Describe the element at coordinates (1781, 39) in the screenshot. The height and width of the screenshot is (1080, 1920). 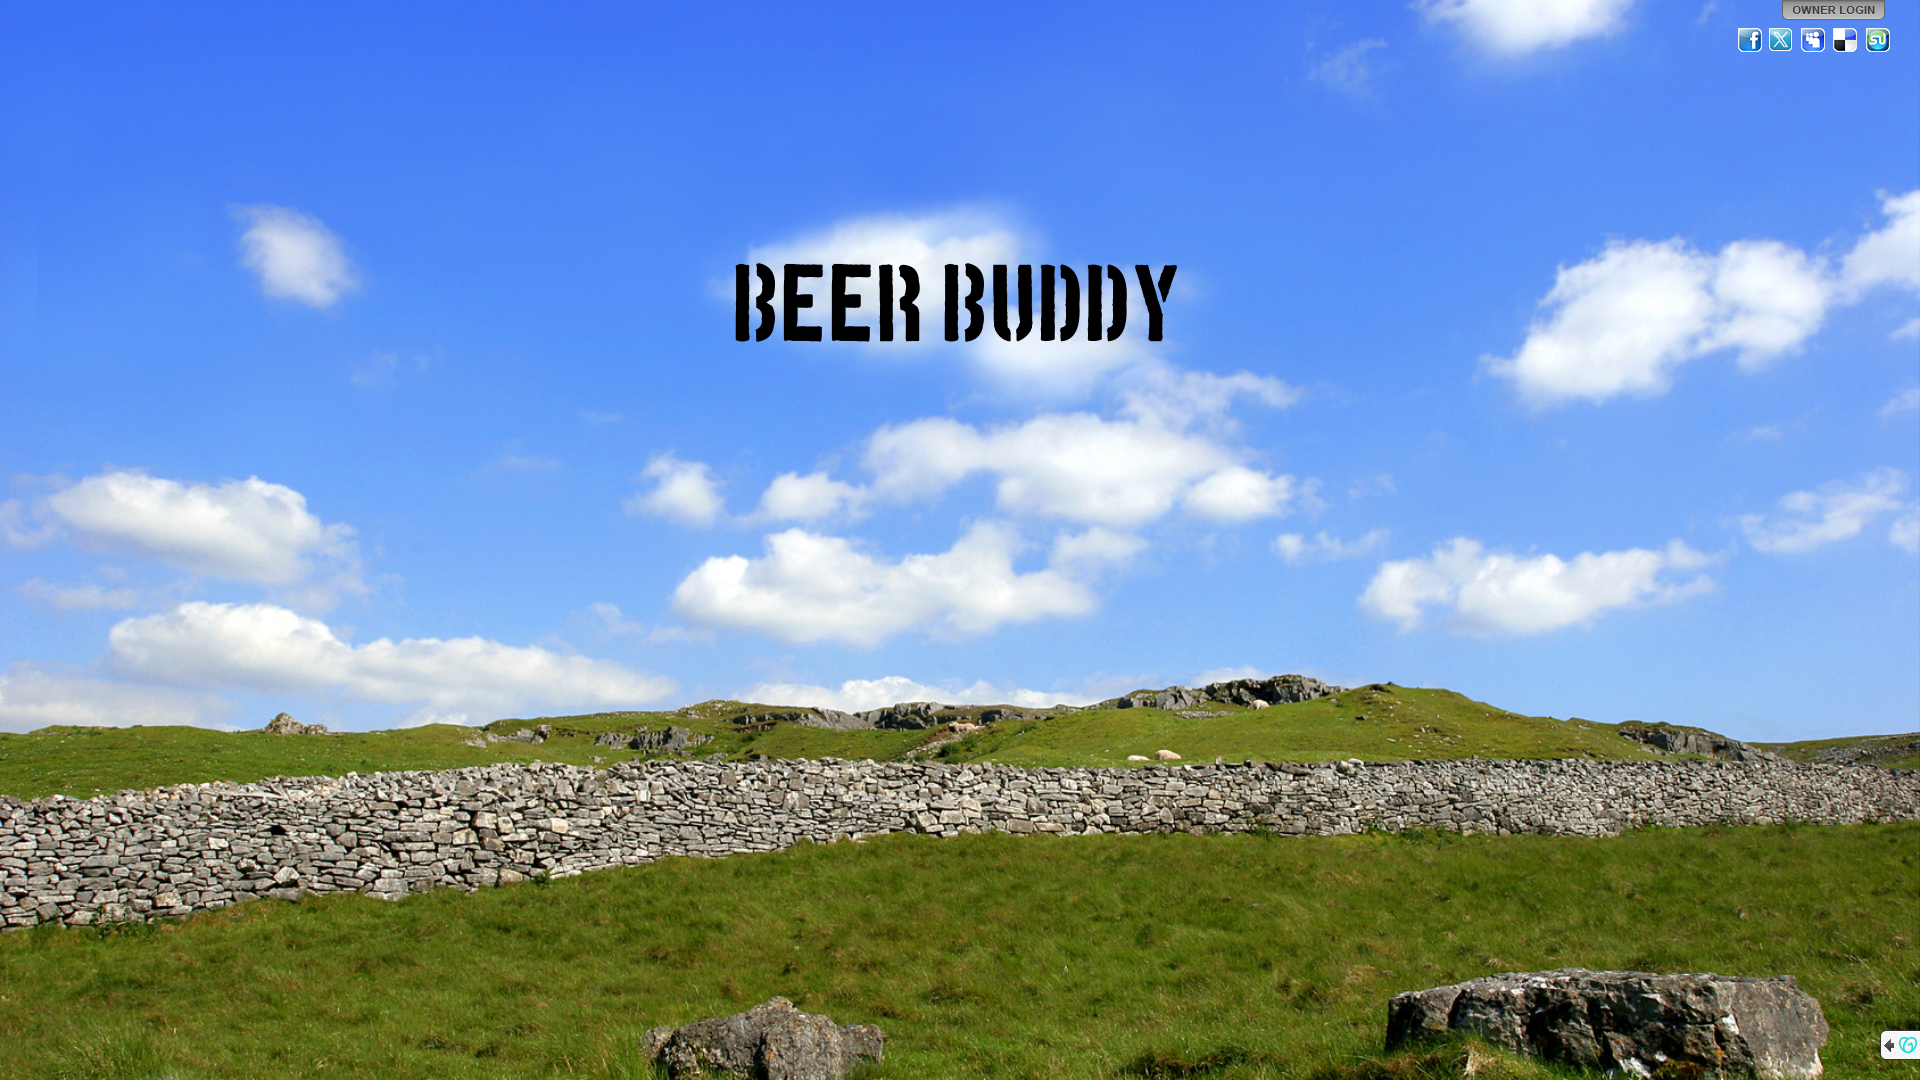
I see `'Twitter'` at that location.